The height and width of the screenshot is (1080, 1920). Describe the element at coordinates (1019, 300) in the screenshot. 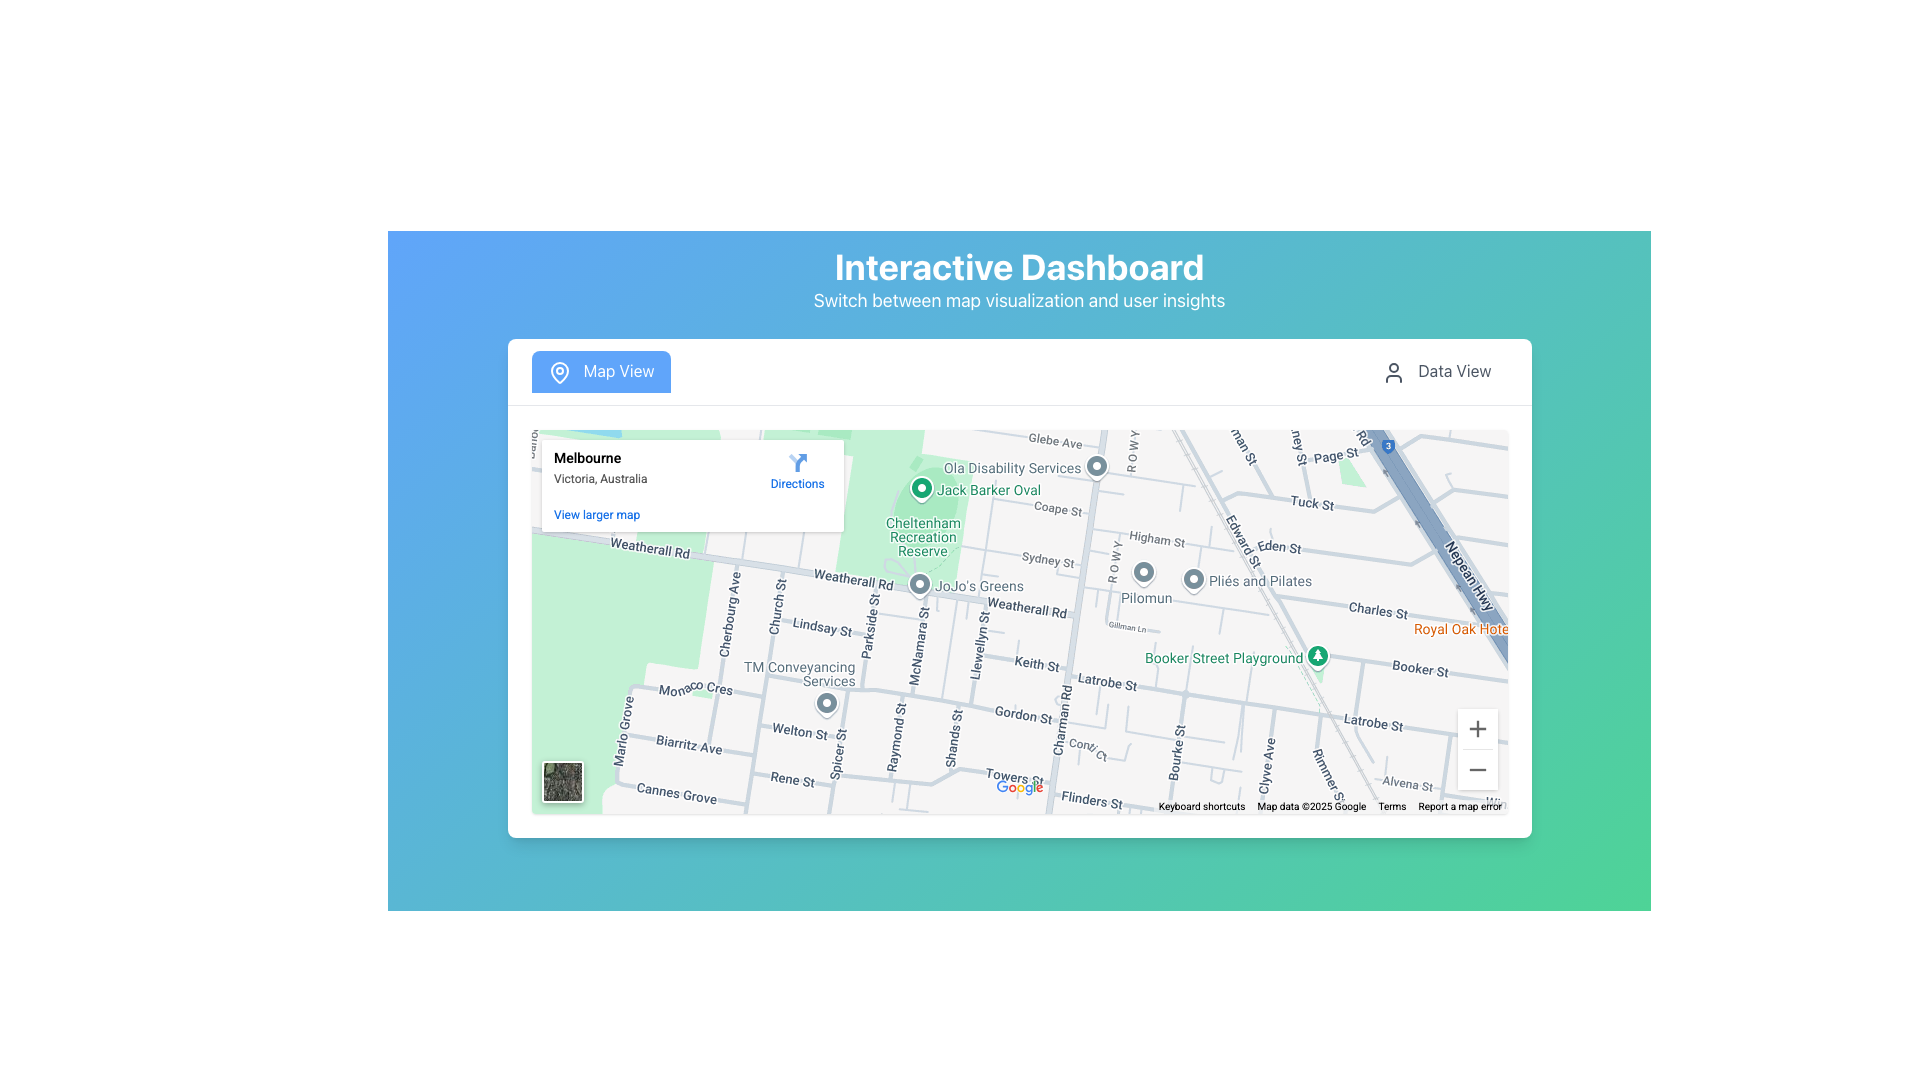

I see `the descriptive Text Label located below the heading 'Interactive Dashboard', which provides context about switching between different visualizations` at that location.